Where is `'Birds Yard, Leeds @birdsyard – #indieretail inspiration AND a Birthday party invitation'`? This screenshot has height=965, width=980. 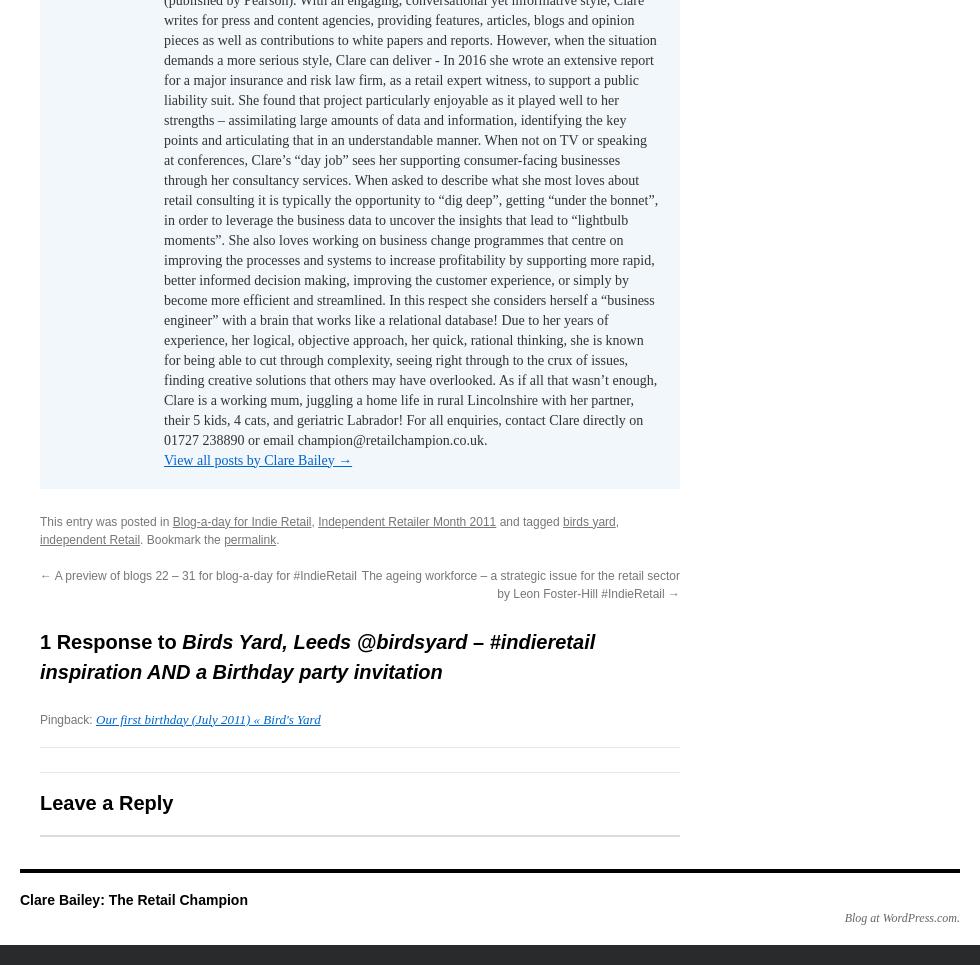 'Birds Yard, Leeds @birdsyard – #indieretail inspiration AND a Birthday party invitation' is located at coordinates (317, 656).